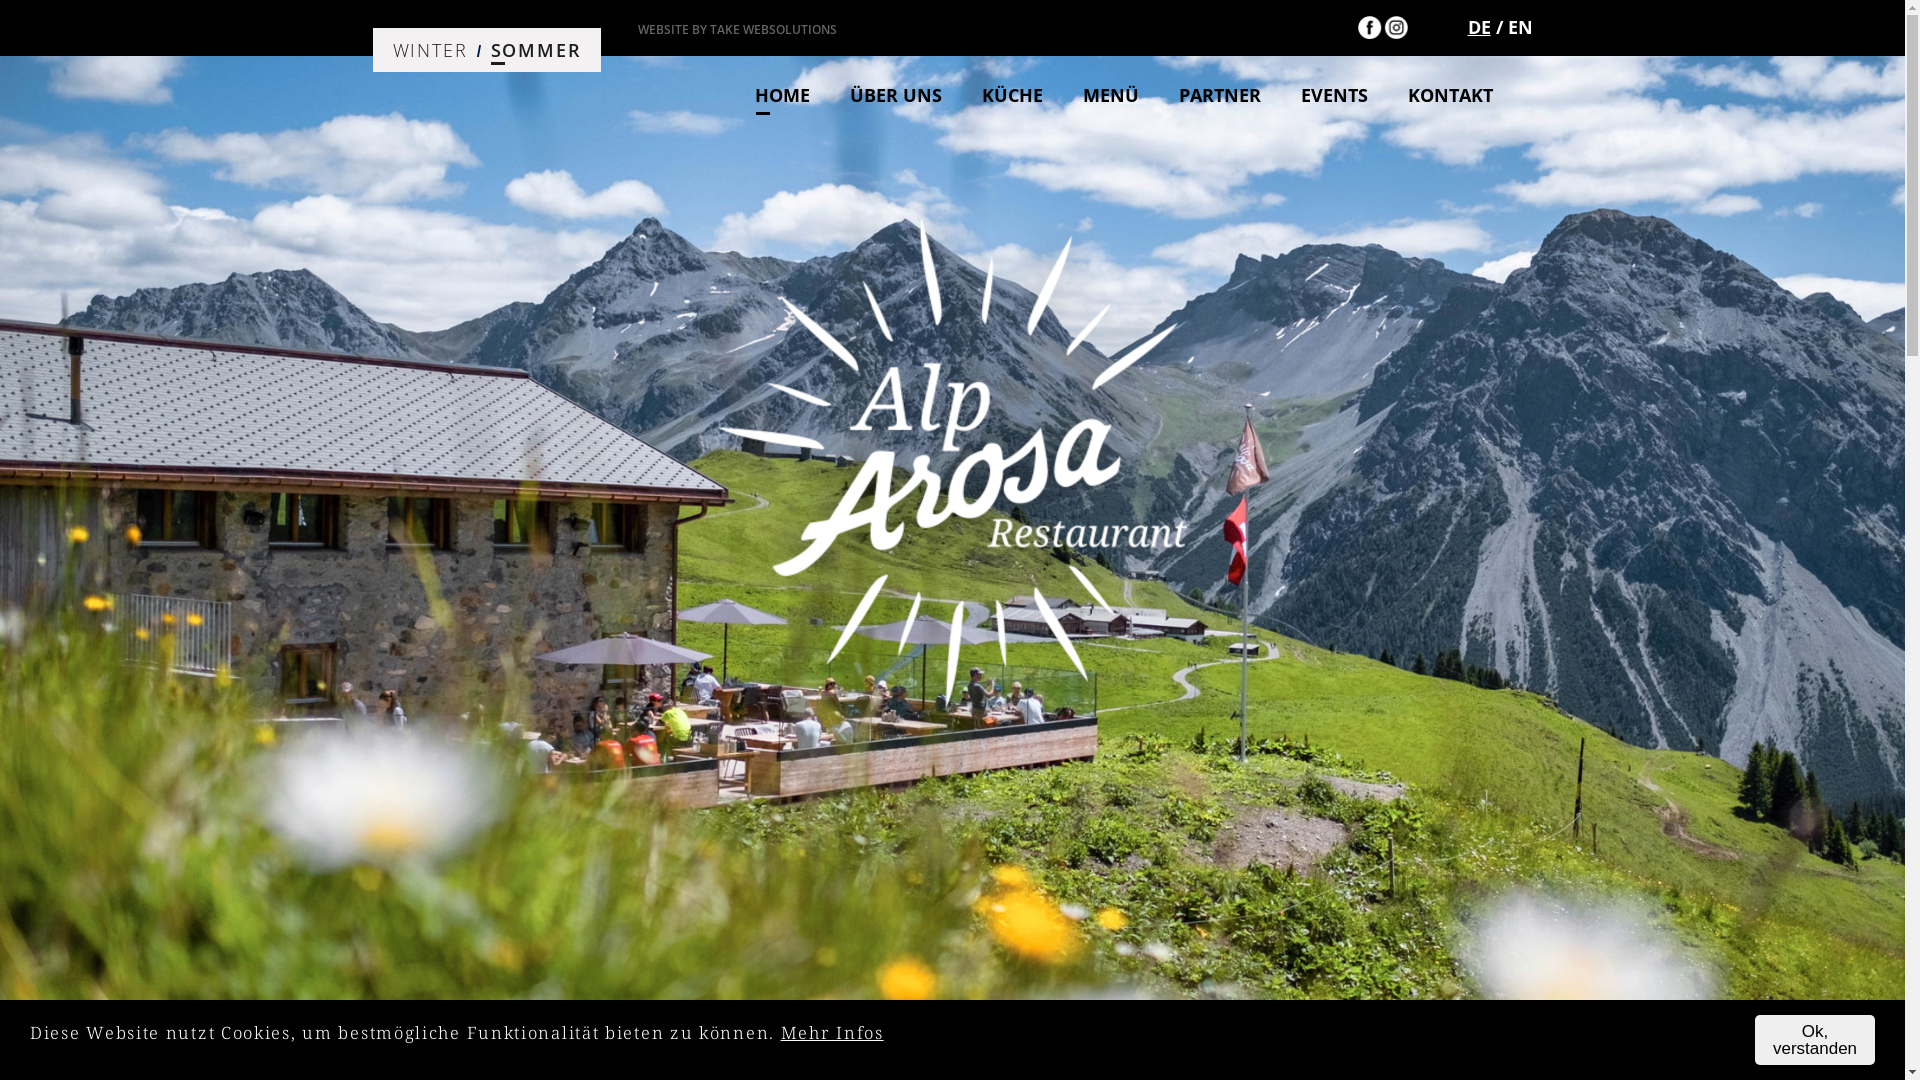  I want to click on 'DE', so click(1479, 27).